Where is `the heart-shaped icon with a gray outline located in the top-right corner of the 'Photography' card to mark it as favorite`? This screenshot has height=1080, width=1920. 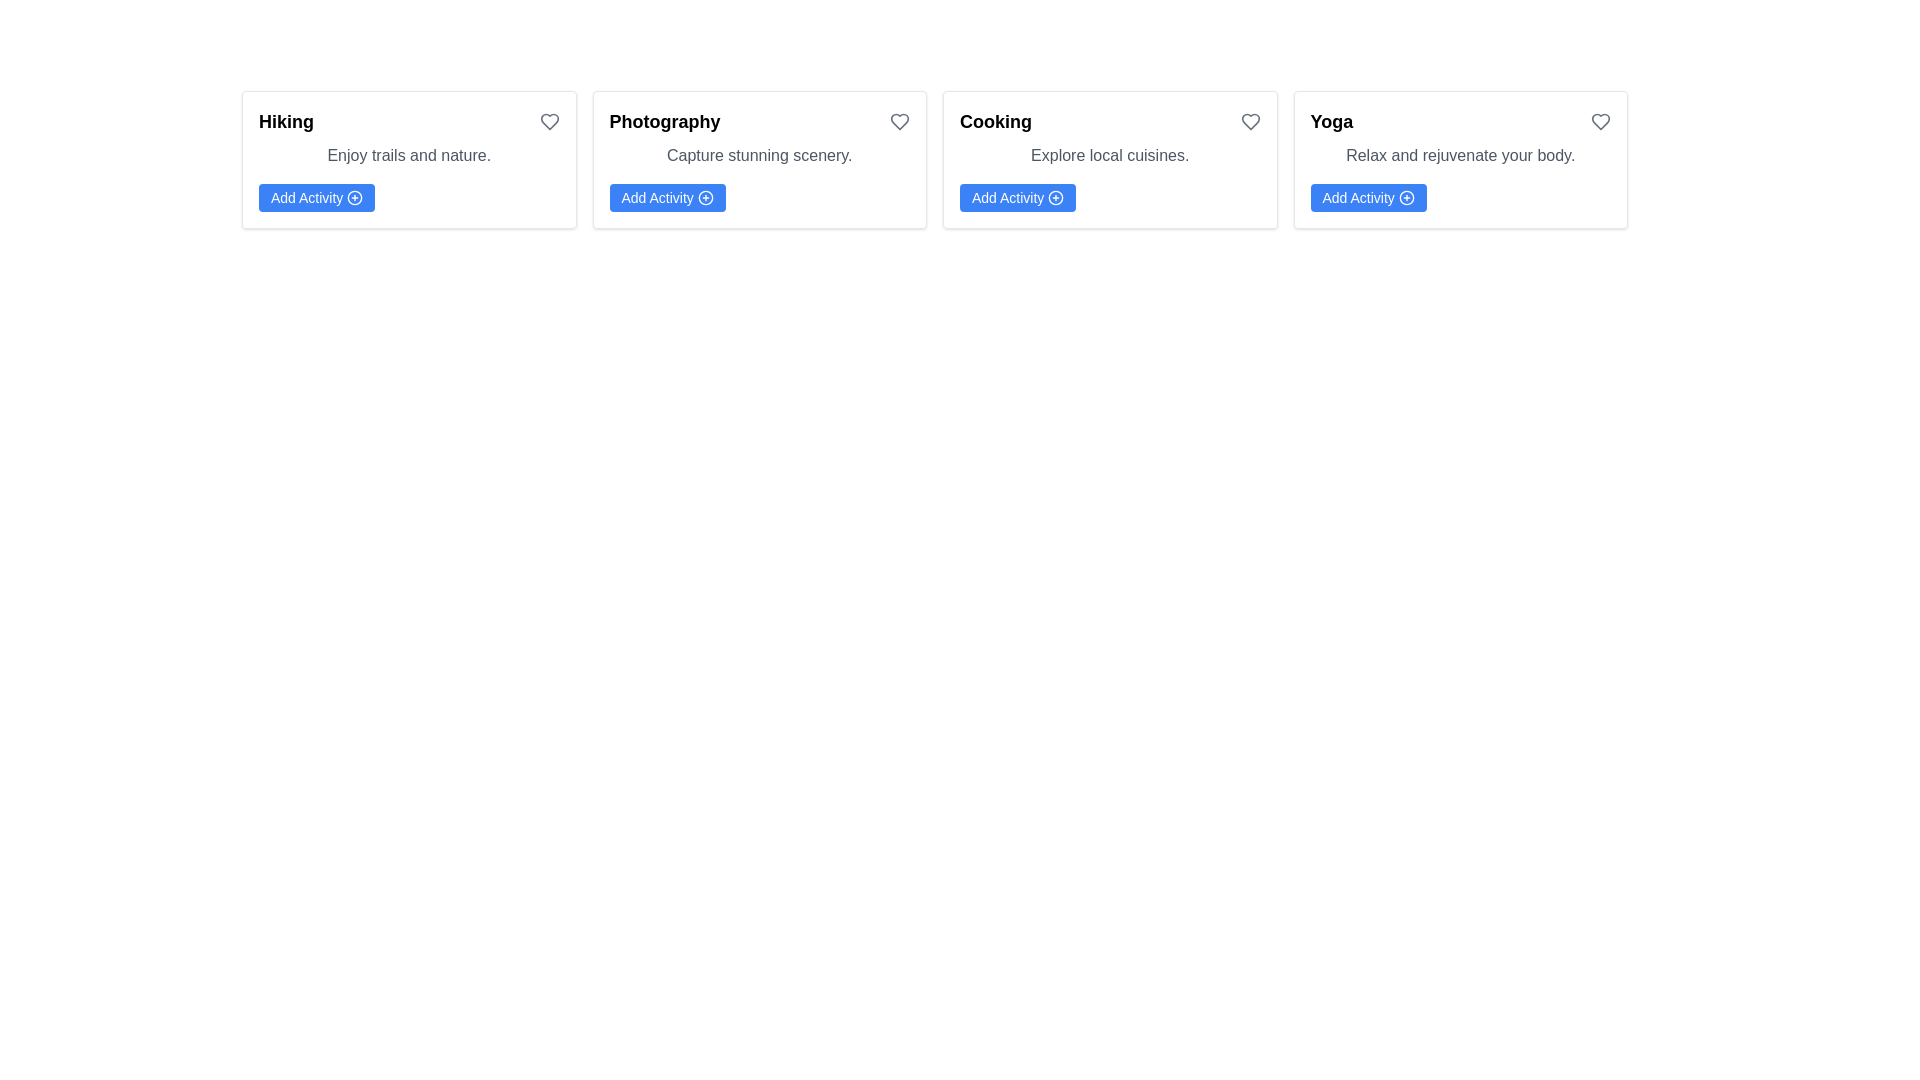 the heart-shaped icon with a gray outline located in the top-right corner of the 'Photography' card to mark it as favorite is located at coordinates (899, 122).